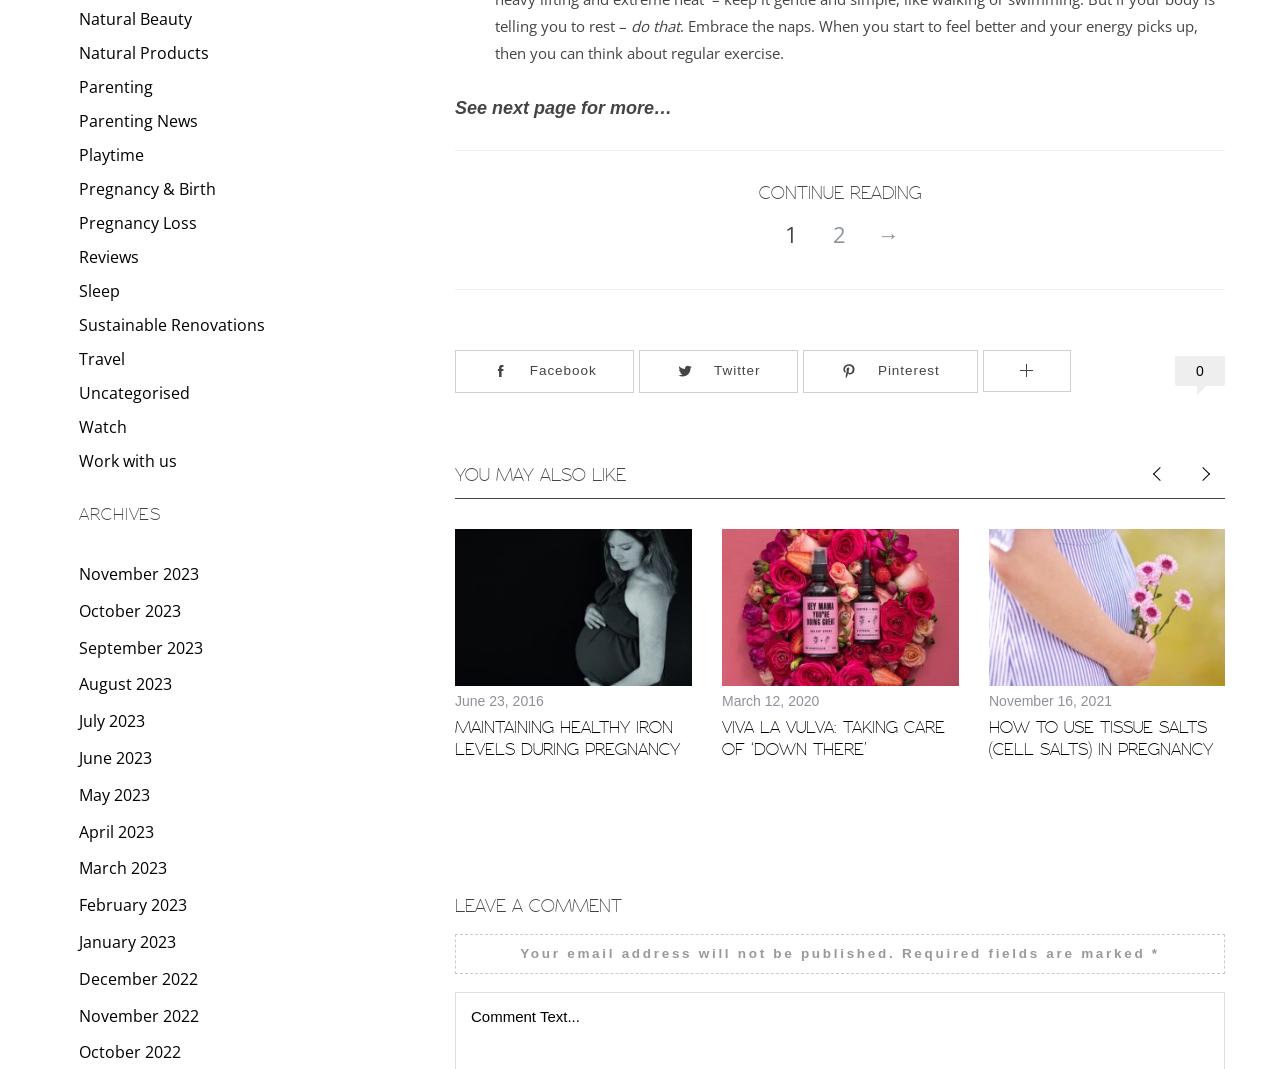 The height and width of the screenshot is (1069, 1280). I want to click on 'Natural Beauty', so click(134, 18).